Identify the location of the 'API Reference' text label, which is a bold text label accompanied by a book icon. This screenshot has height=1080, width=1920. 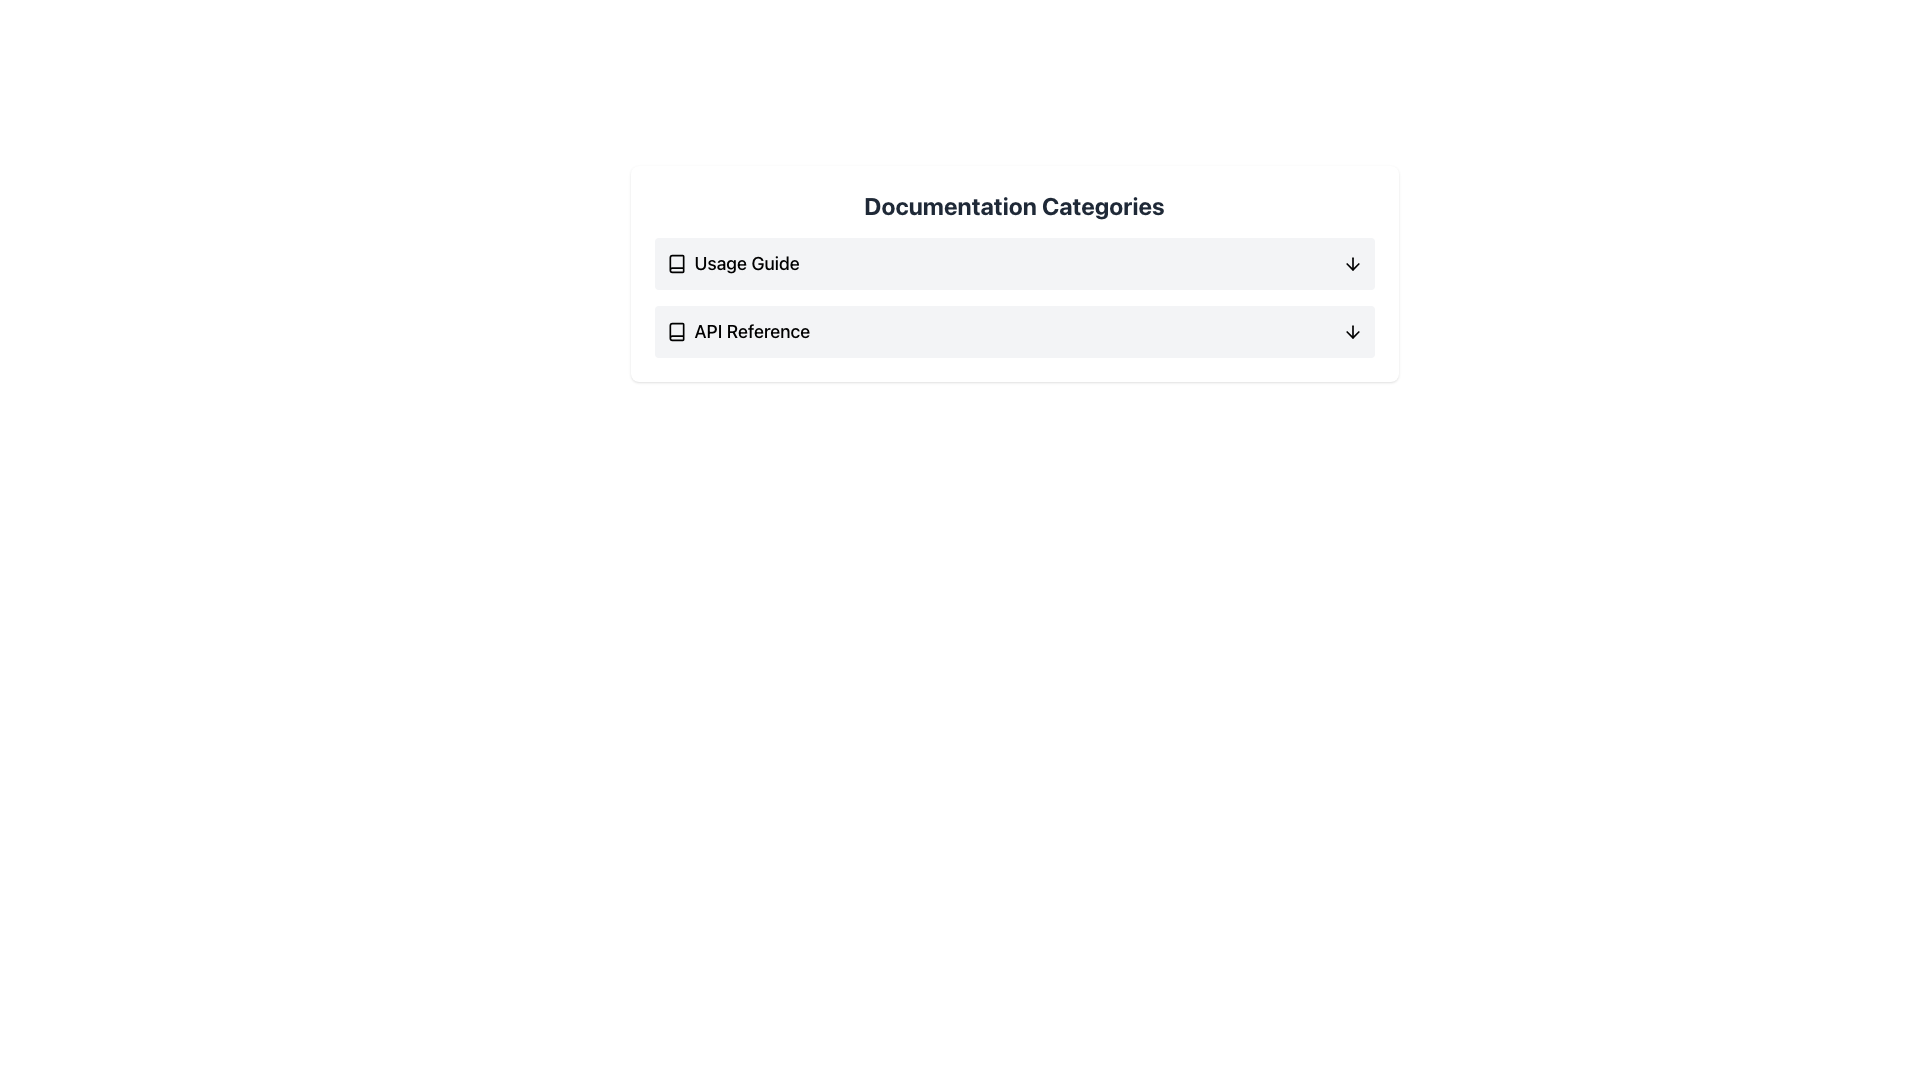
(737, 330).